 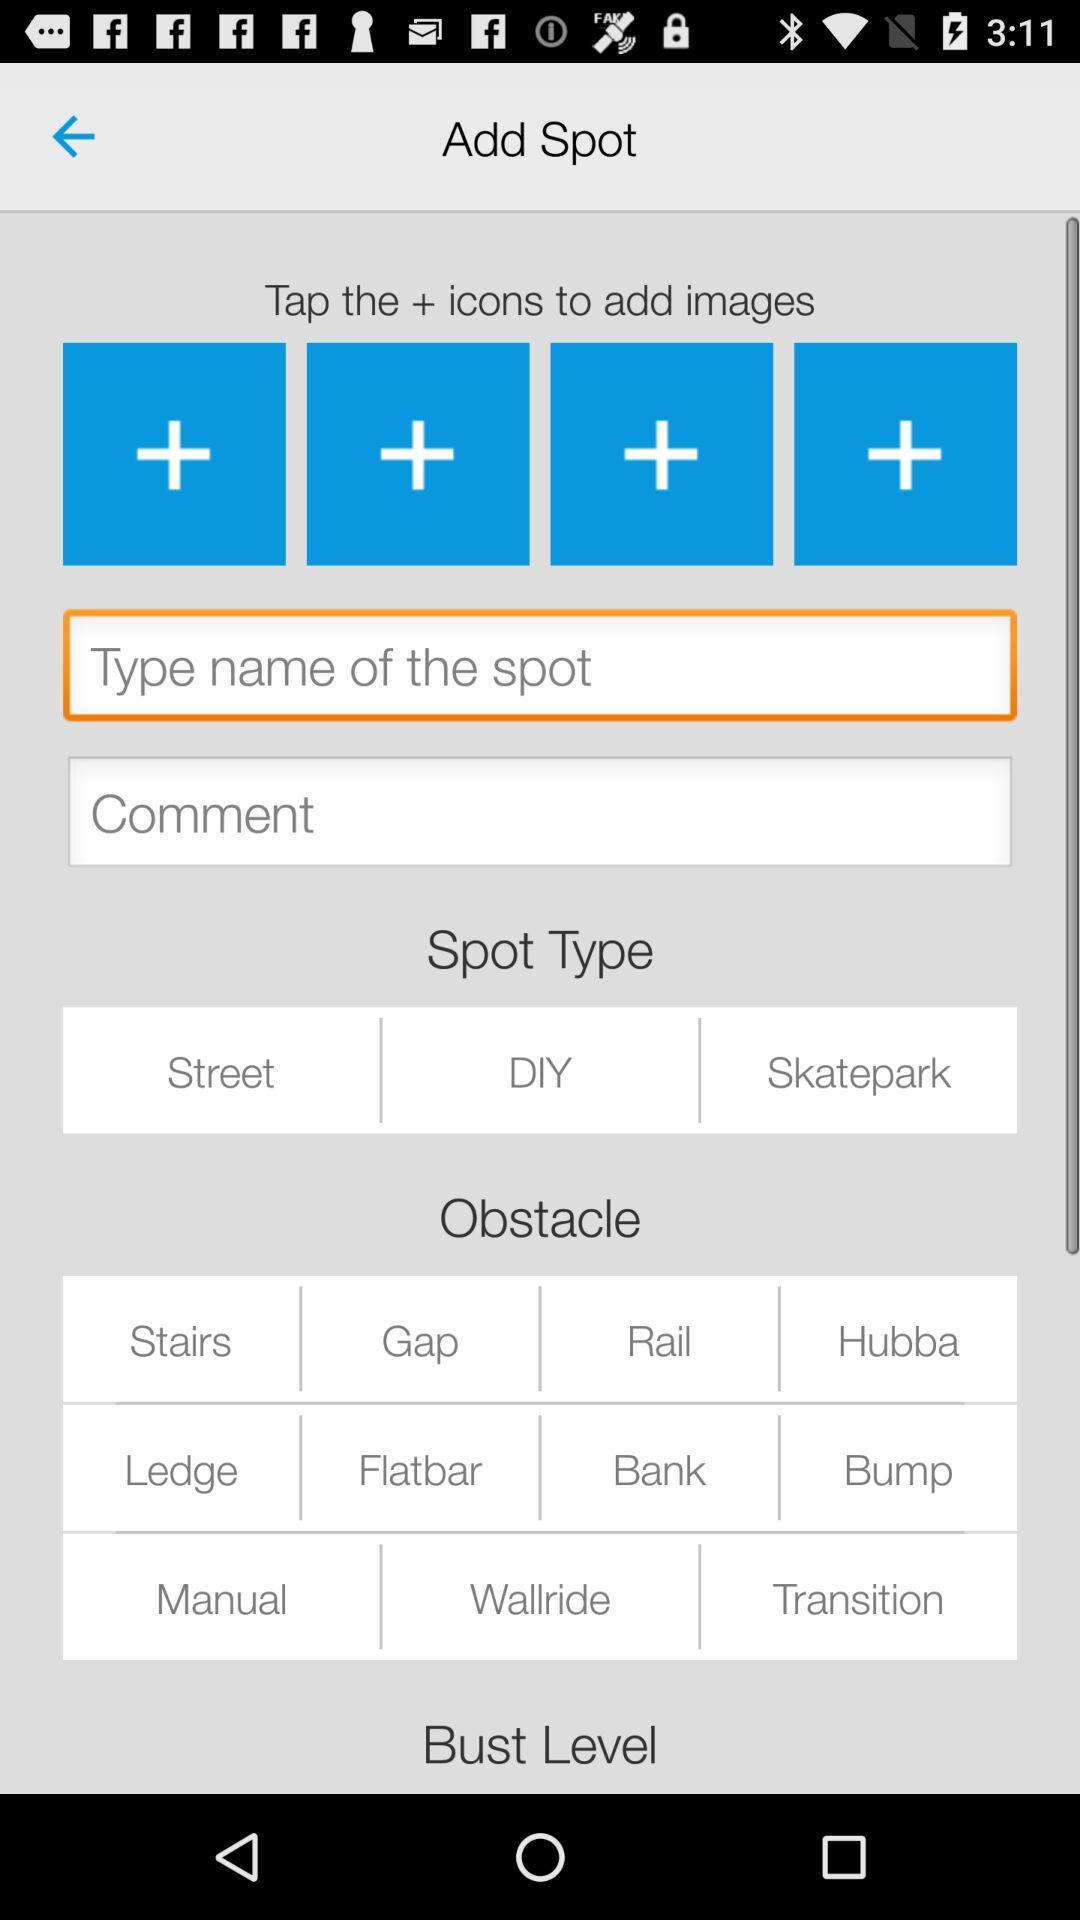 I want to click on the flatbar item, so click(x=419, y=1467).